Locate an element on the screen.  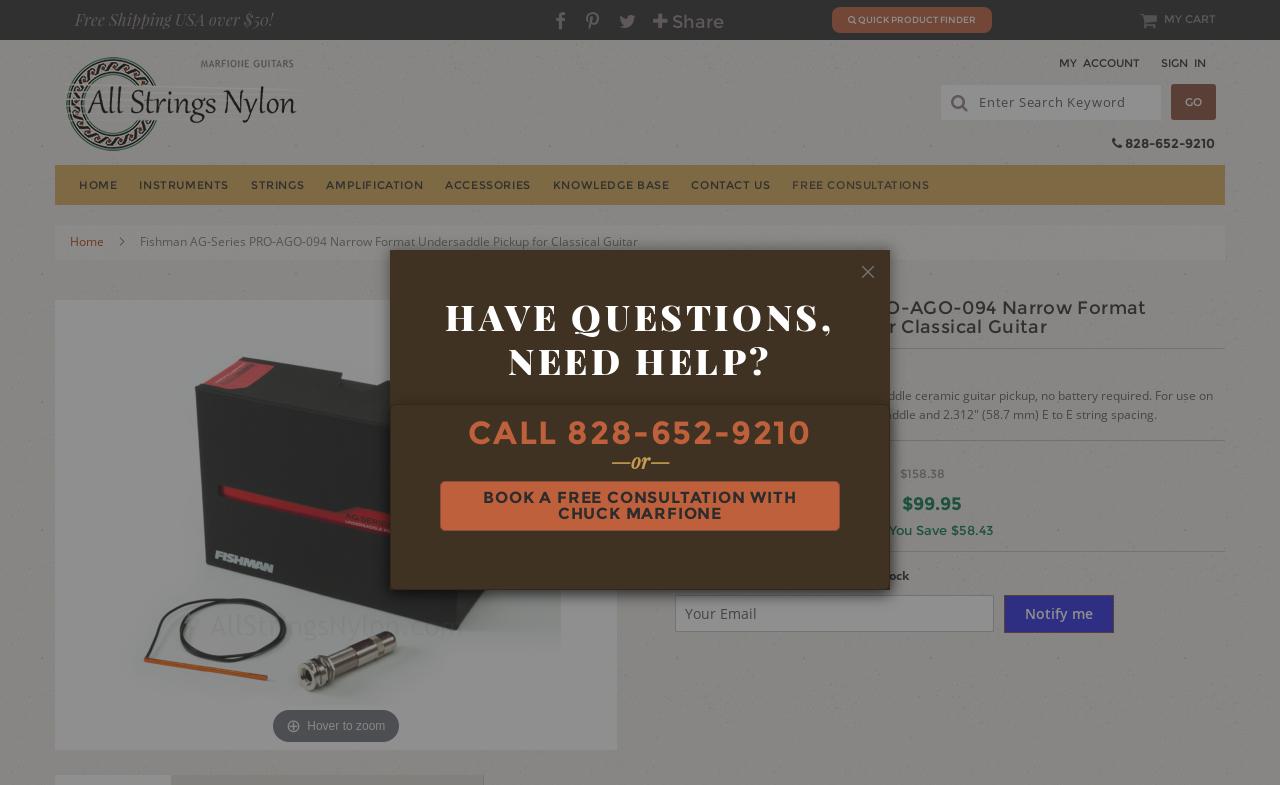
'Gut Strings' is located at coordinates (1067, 343).